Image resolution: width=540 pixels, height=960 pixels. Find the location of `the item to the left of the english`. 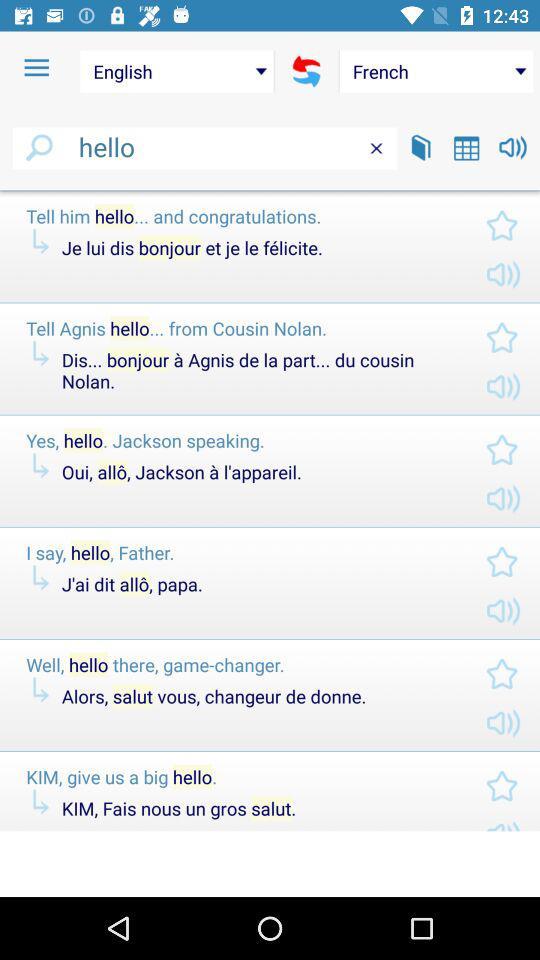

the item to the left of the english is located at coordinates (36, 68).